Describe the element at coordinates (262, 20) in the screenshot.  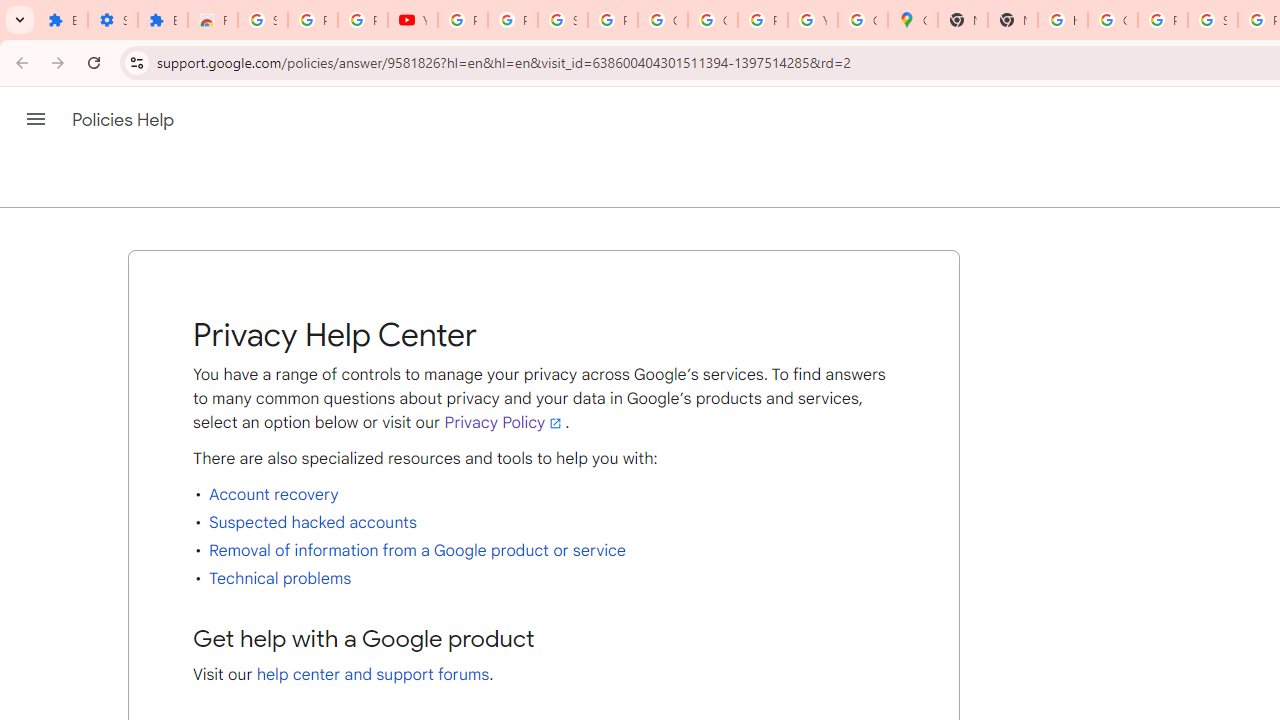
I see `'Sign in - Google Accounts'` at that location.